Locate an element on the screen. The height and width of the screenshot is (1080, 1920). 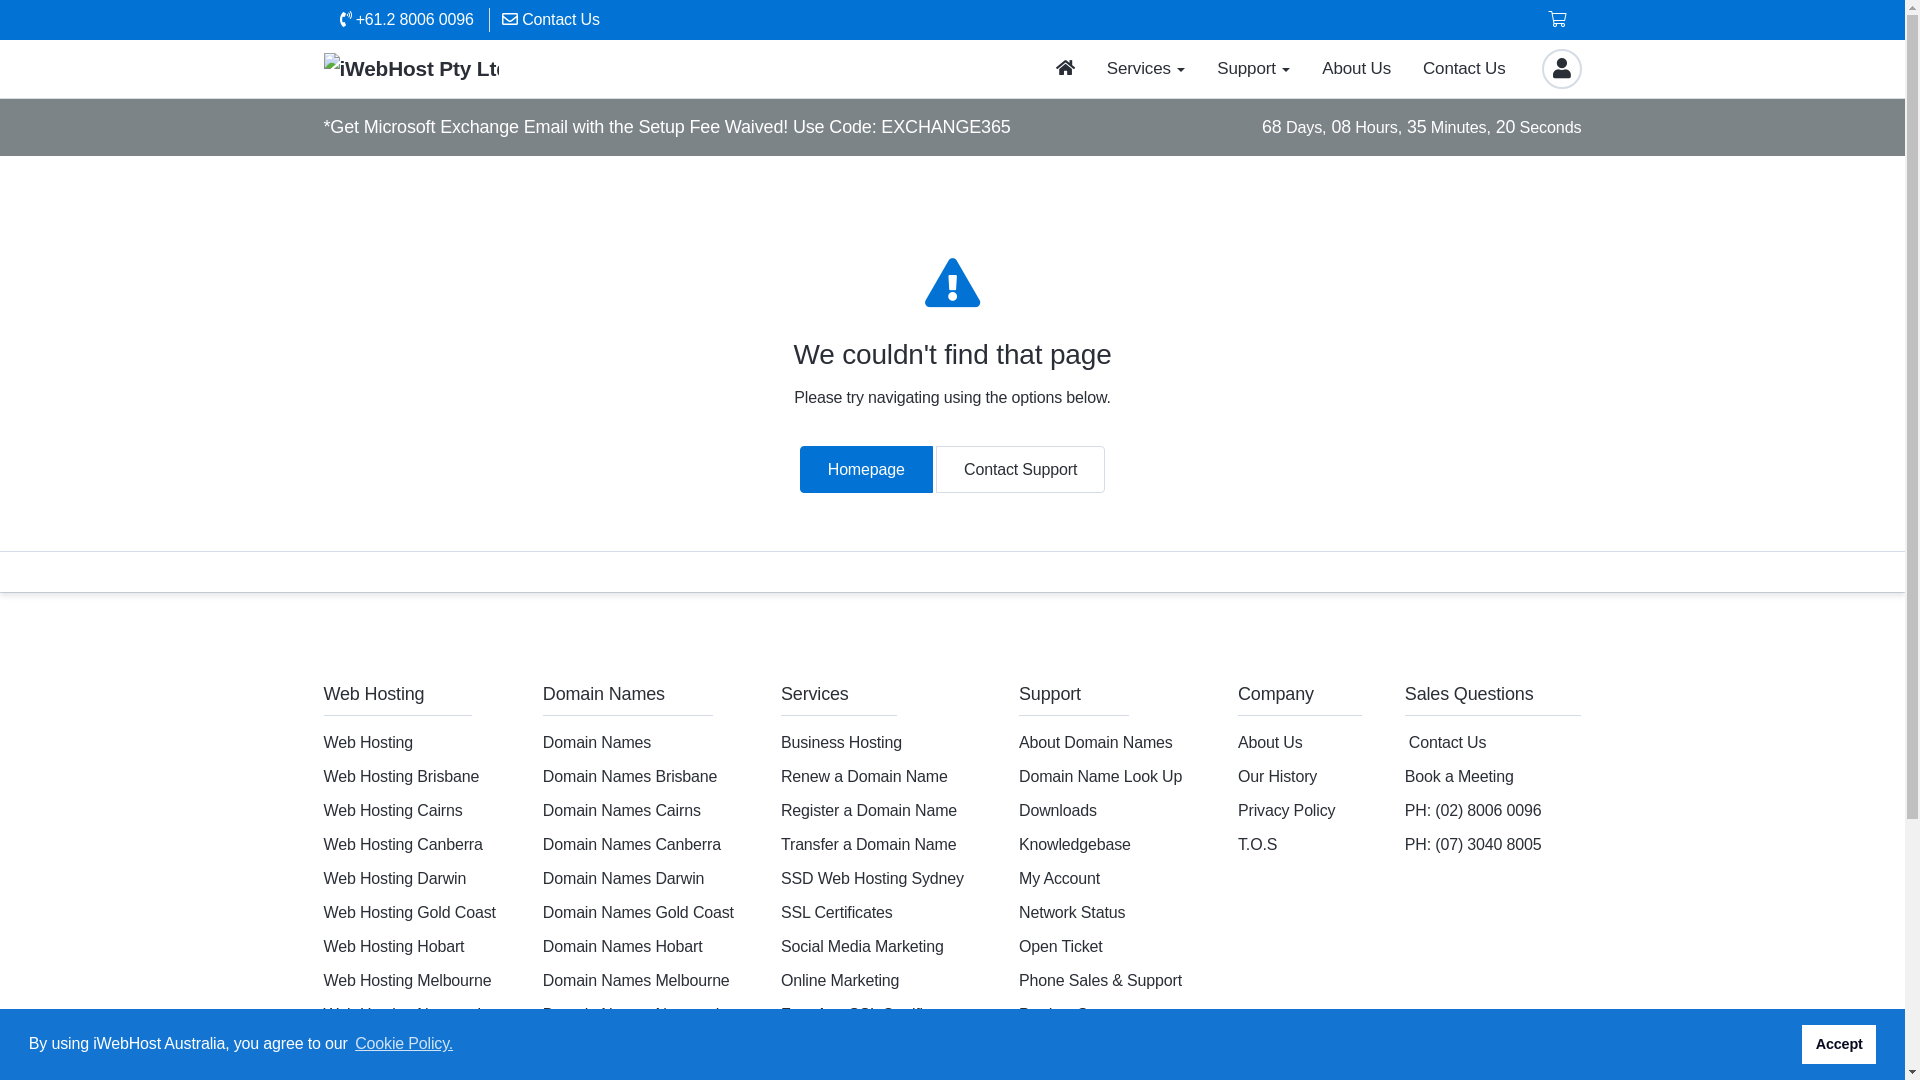
'Web Hosting Newcastle' is located at coordinates (406, 1014).